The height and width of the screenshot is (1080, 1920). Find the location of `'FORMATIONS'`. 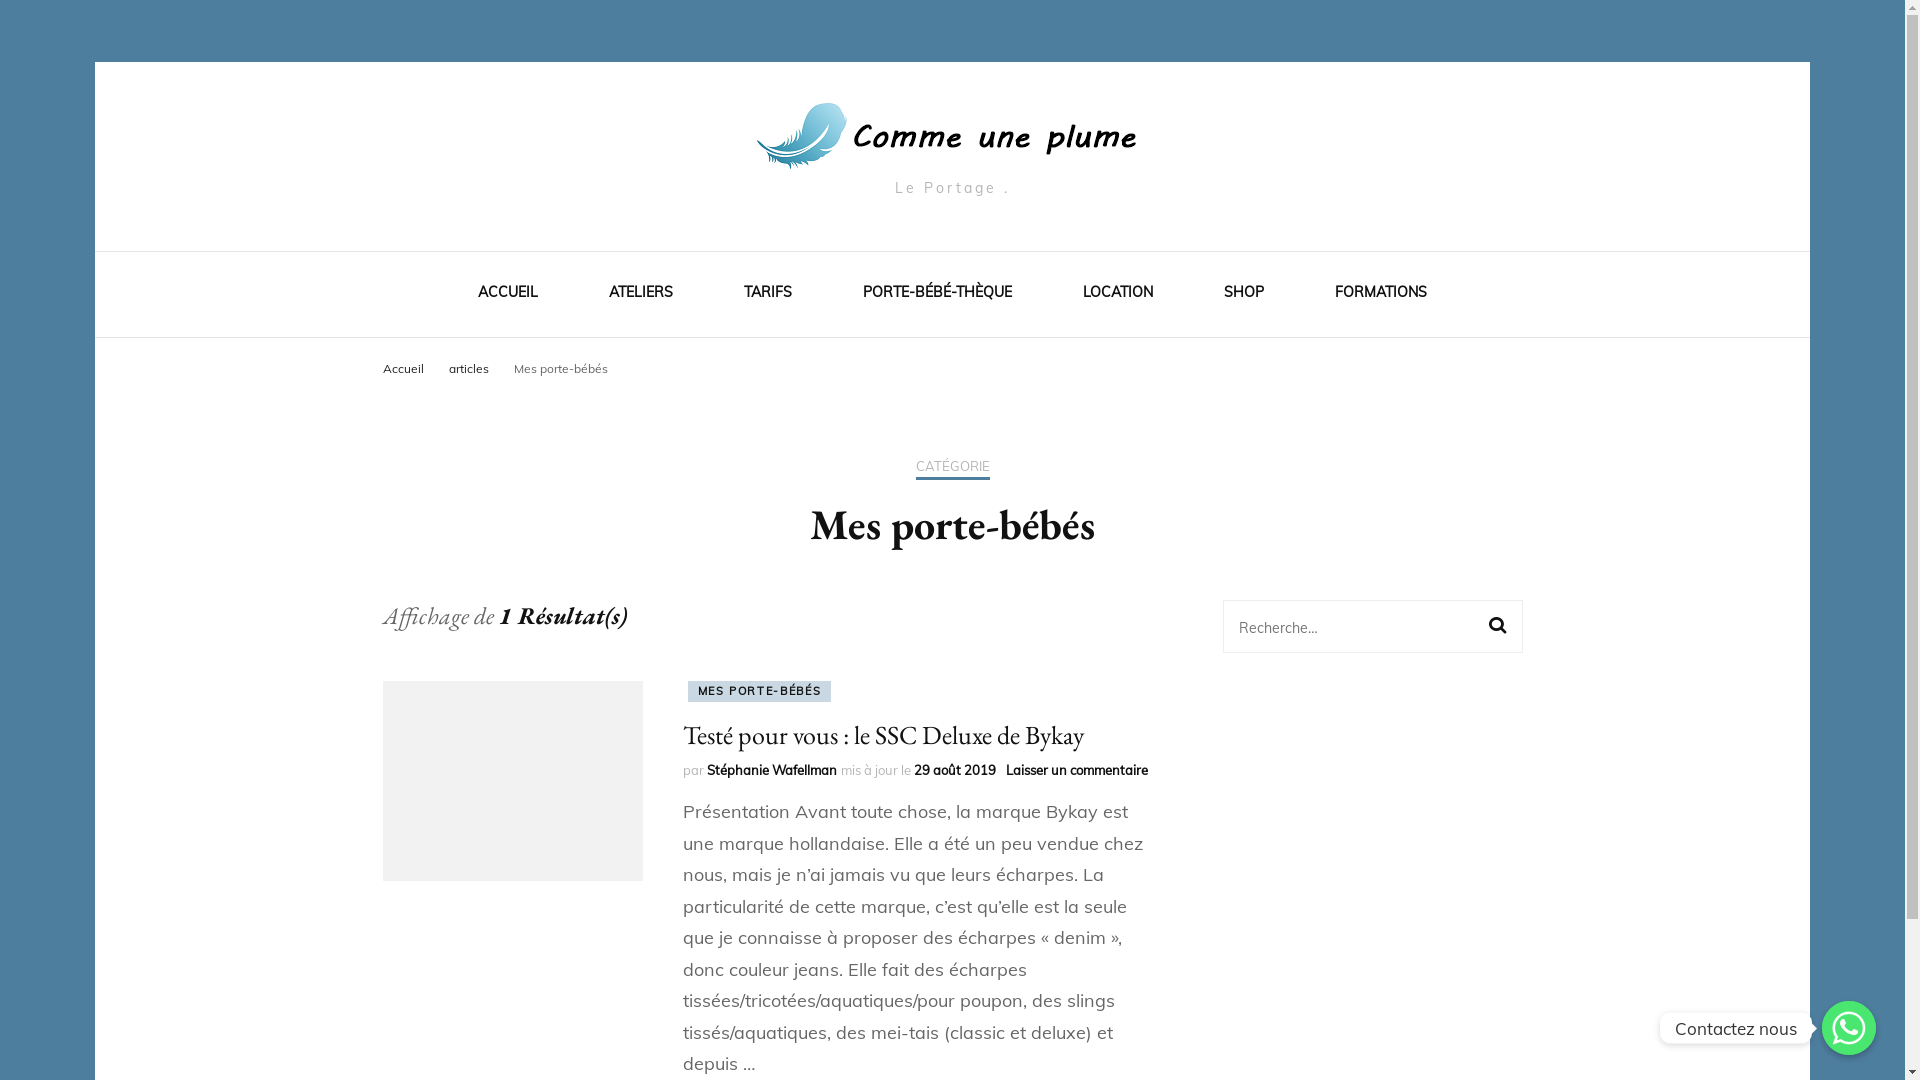

'FORMATIONS' is located at coordinates (1380, 295).